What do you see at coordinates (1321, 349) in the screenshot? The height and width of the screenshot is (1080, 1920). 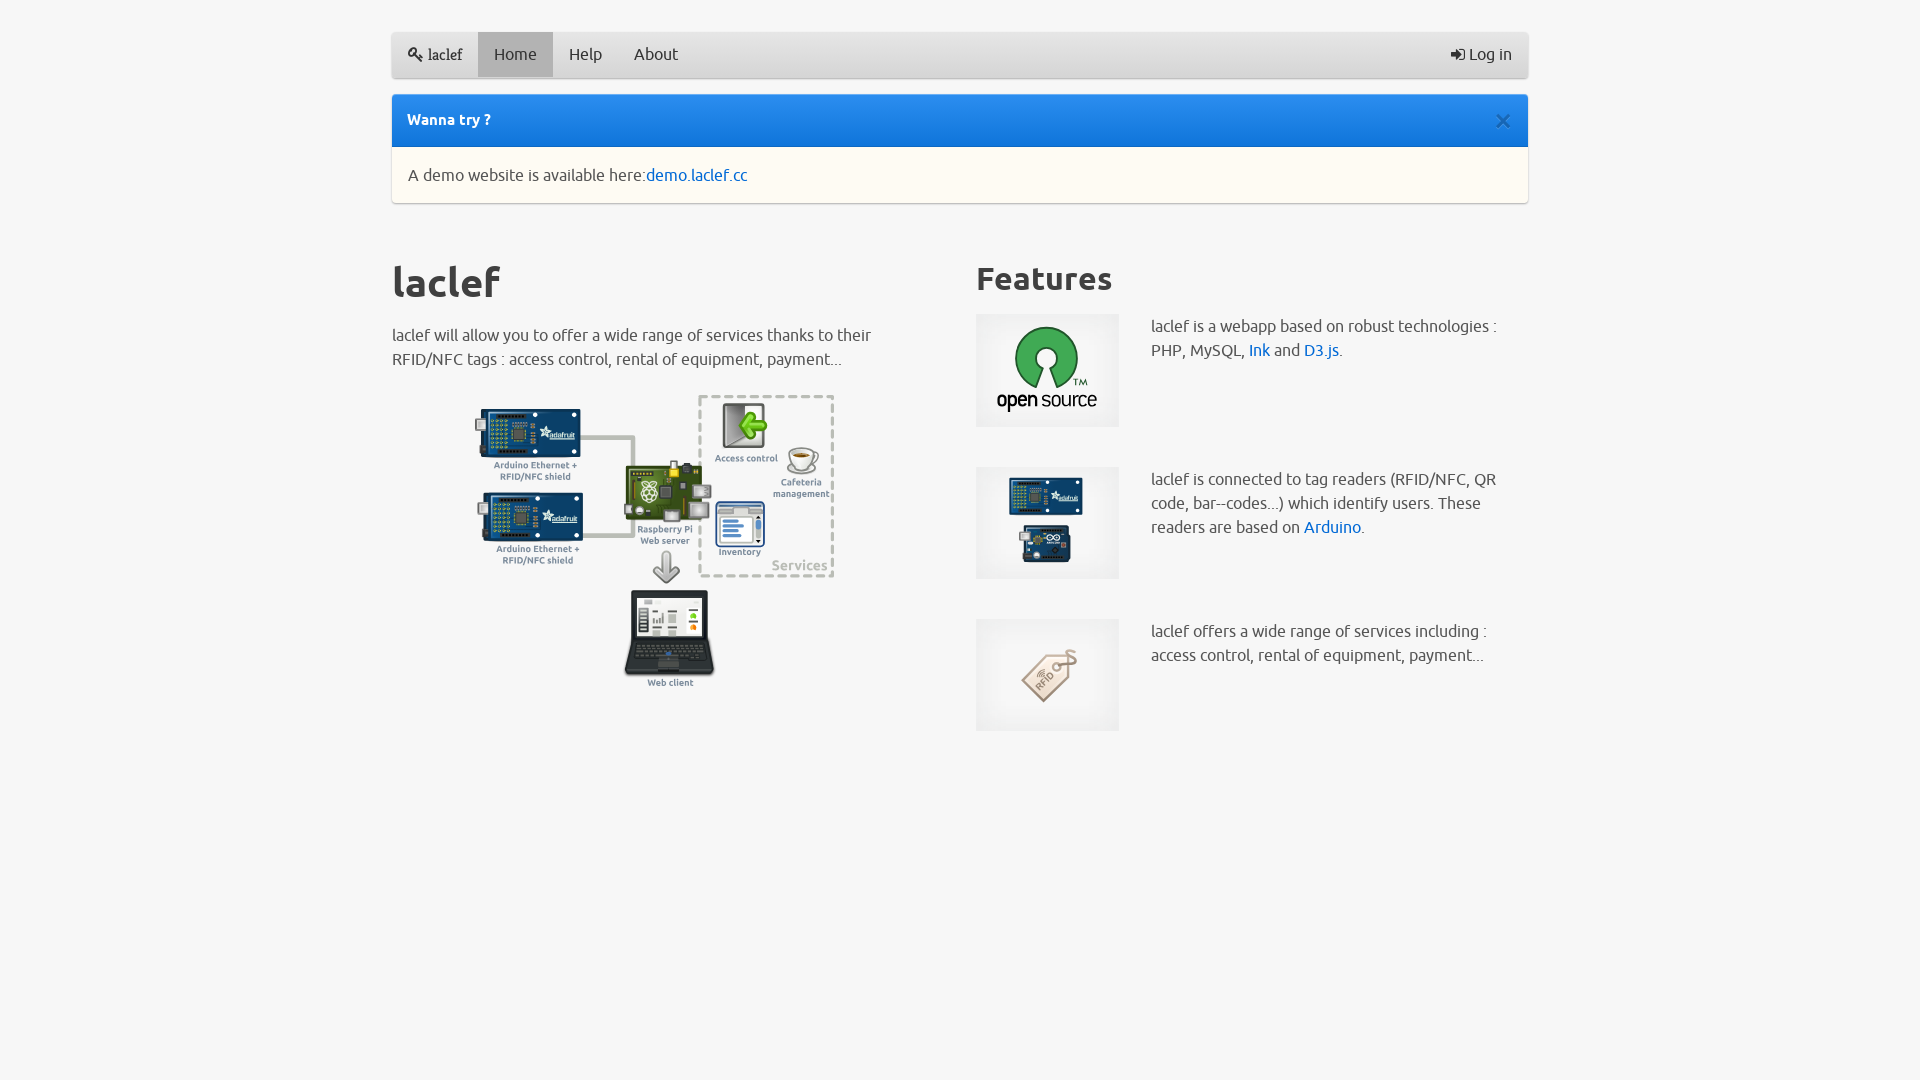 I see `'D3.js'` at bounding box center [1321, 349].